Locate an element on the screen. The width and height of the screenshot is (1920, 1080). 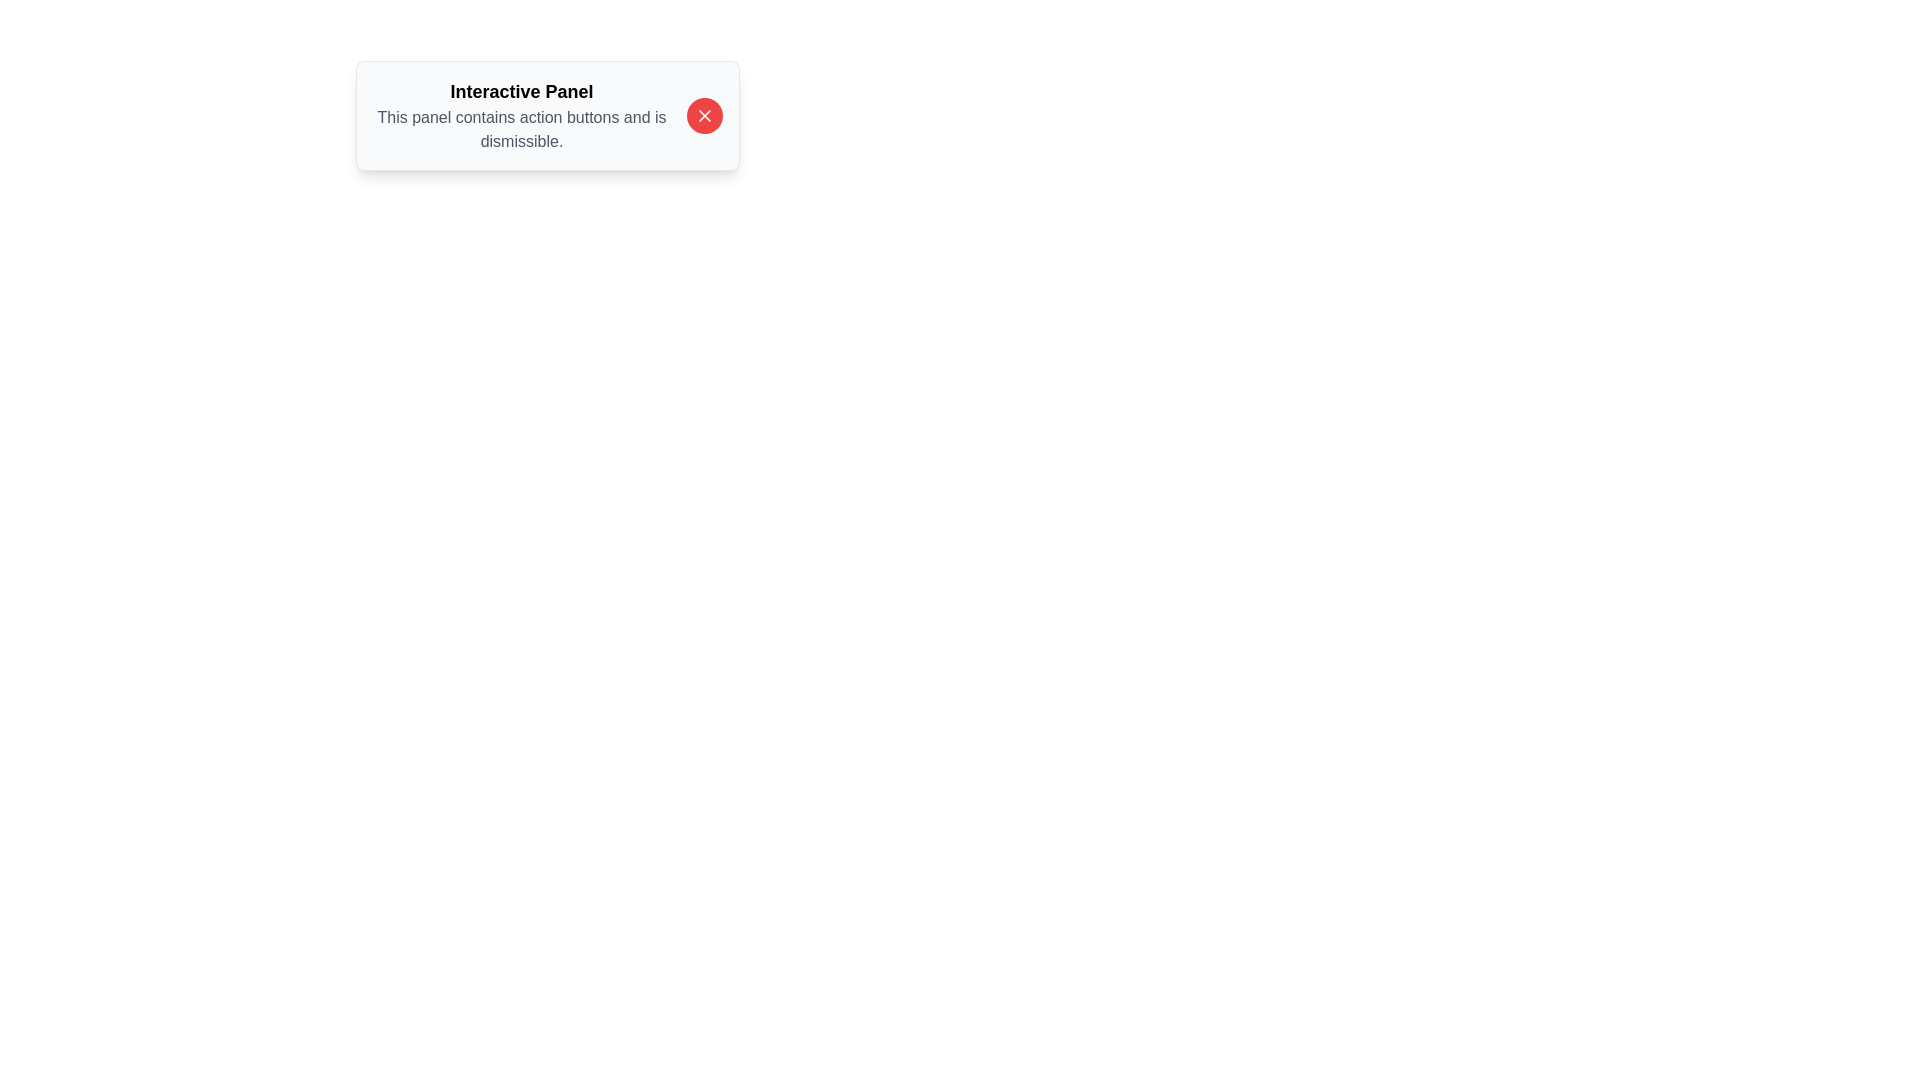
the small, red 'X' icon which is part of the close button on the right side of the notification panel is located at coordinates (705, 115).